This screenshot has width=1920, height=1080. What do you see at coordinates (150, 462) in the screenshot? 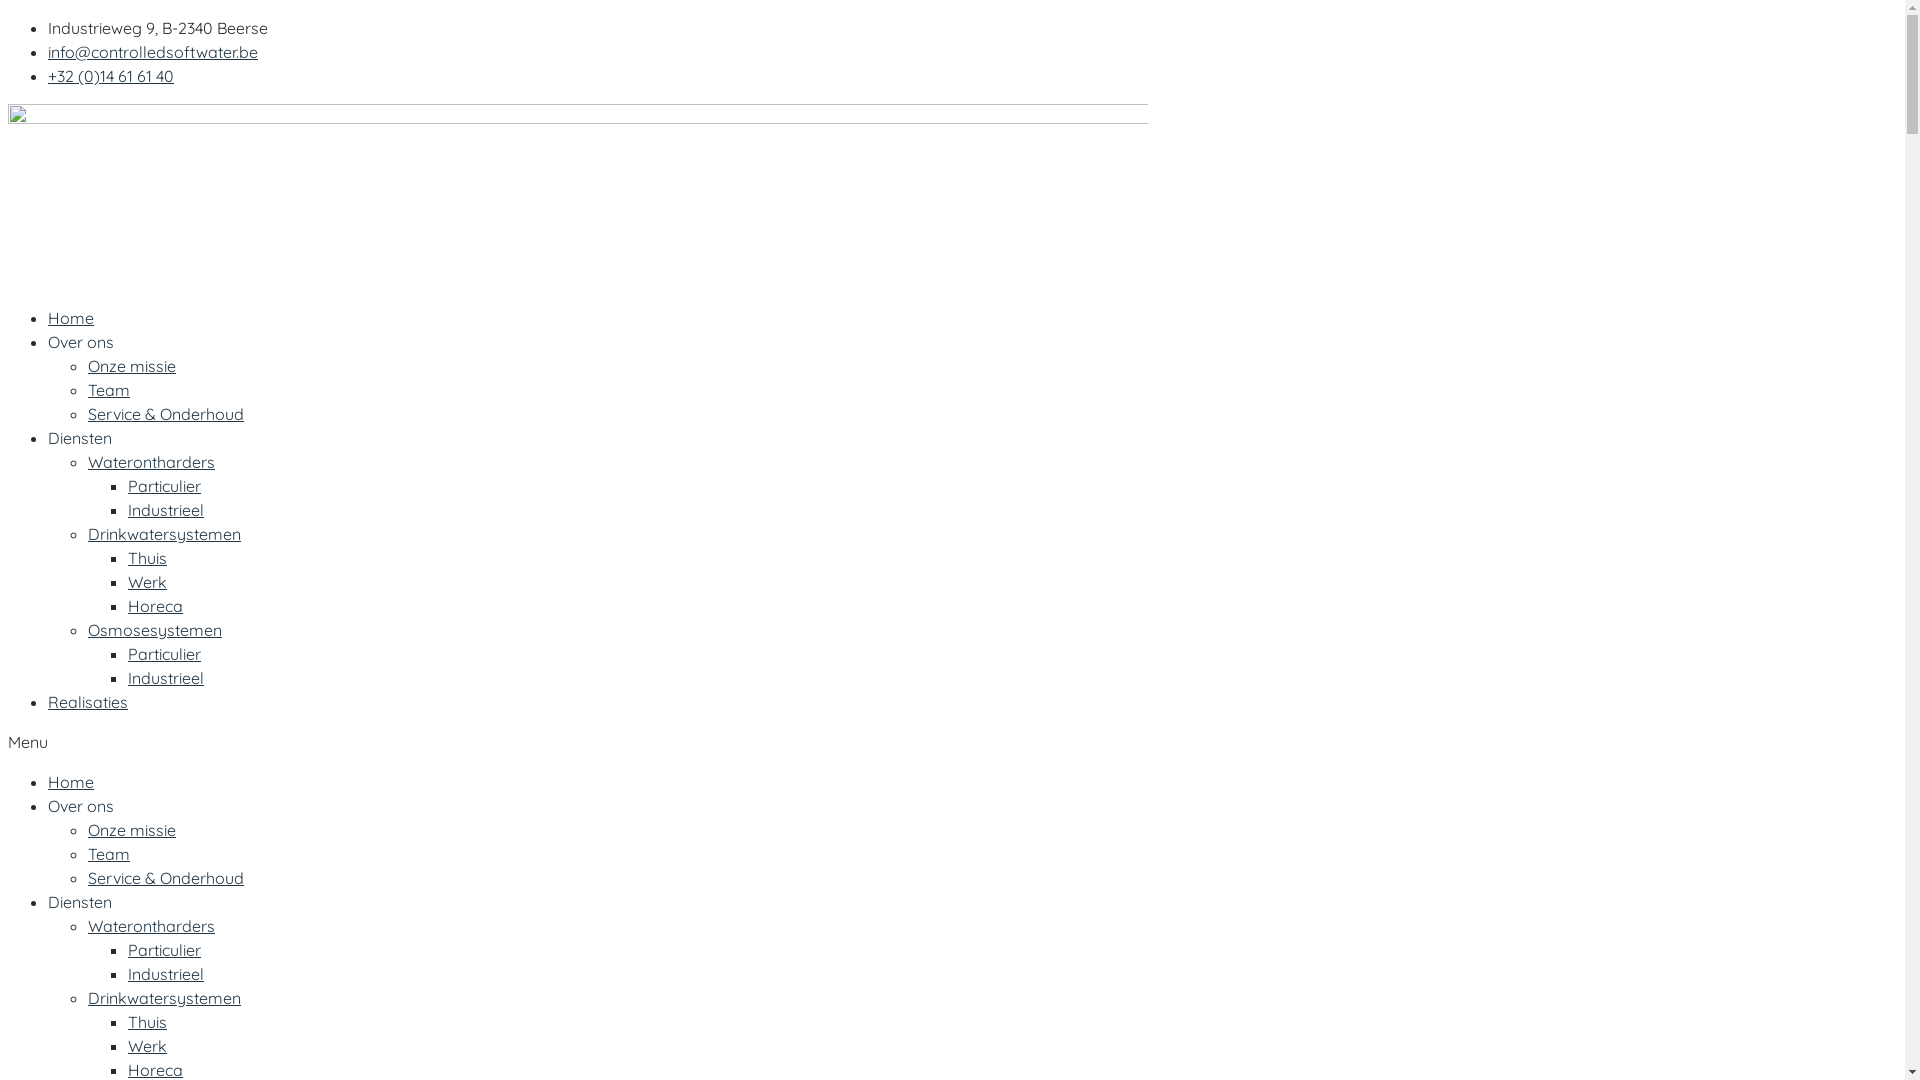
I see `'Waterontharders'` at bounding box center [150, 462].